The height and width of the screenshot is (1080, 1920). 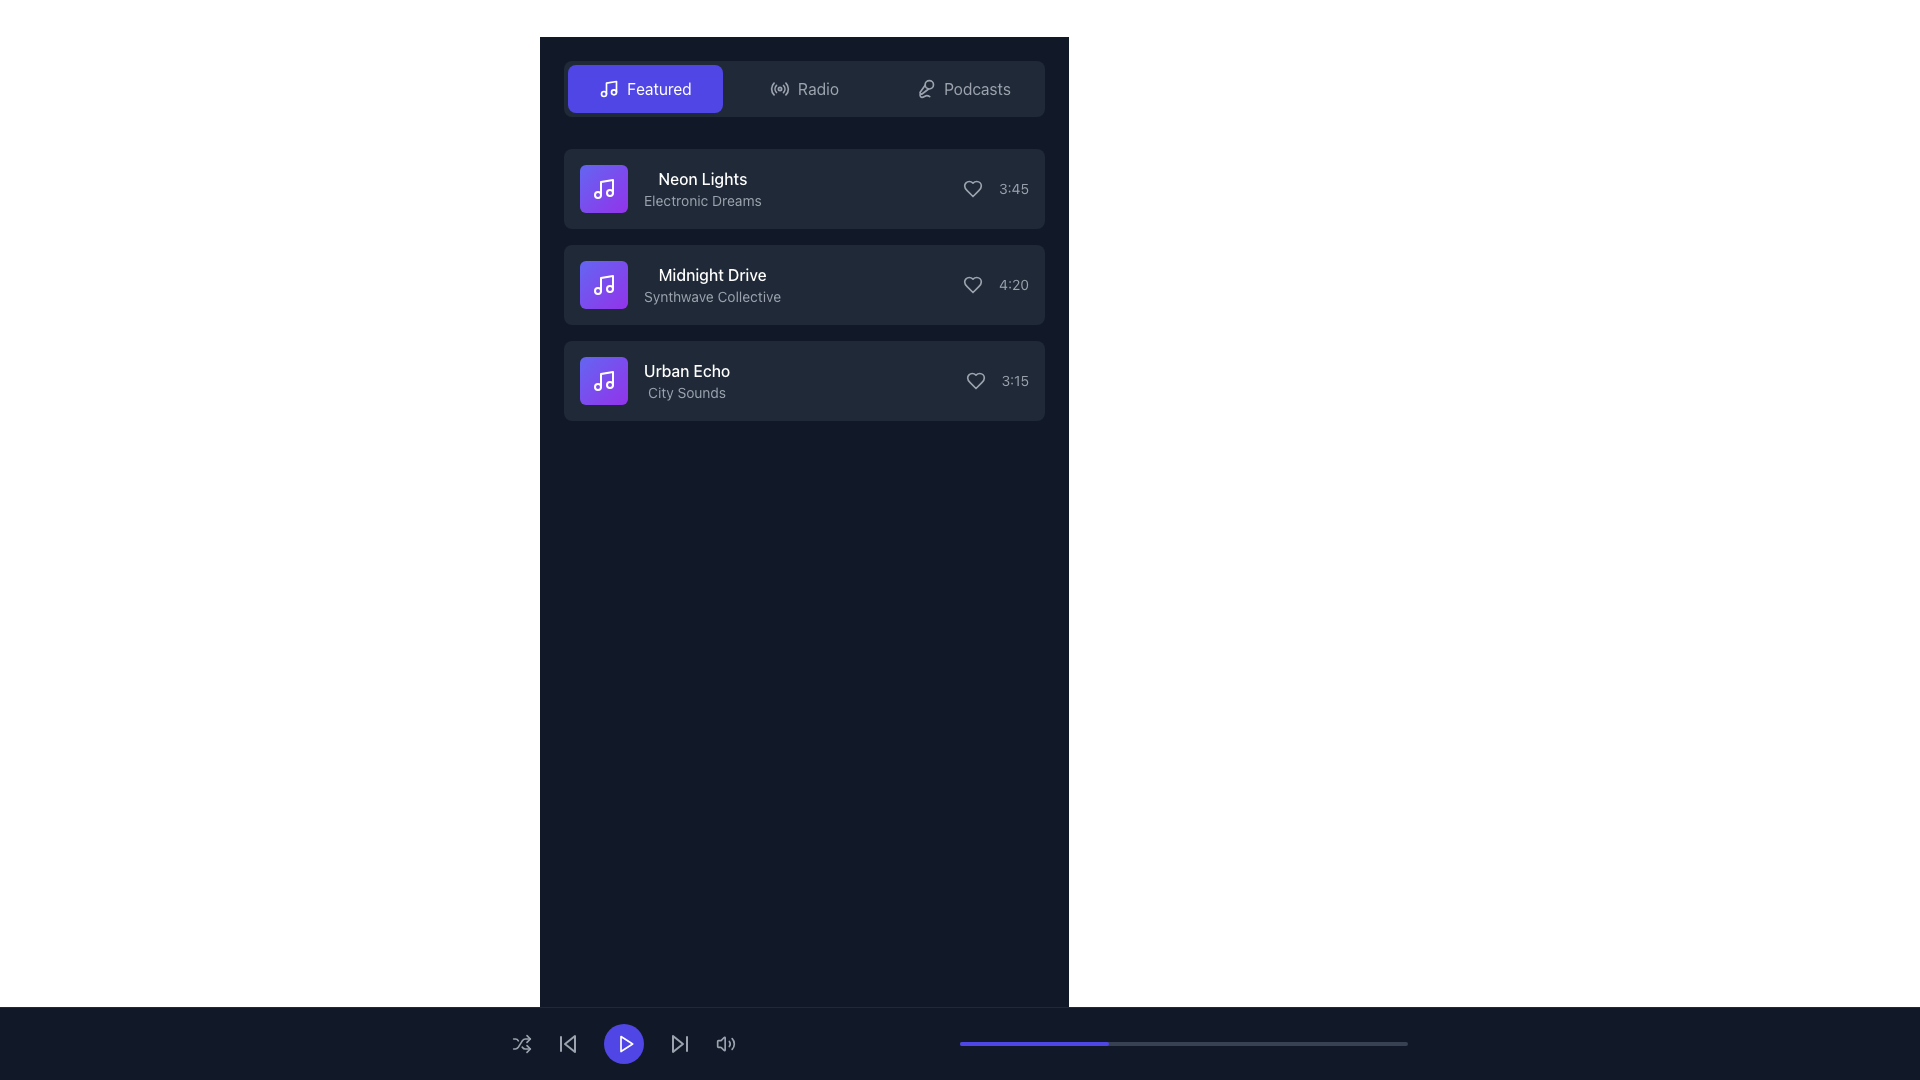 What do you see at coordinates (687, 381) in the screenshot?
I see `the static text display element that shows 'Urban Echo' and 'City Sounds', which is the third list item in the music tracks sidebar` at bounding box center [687, 381].